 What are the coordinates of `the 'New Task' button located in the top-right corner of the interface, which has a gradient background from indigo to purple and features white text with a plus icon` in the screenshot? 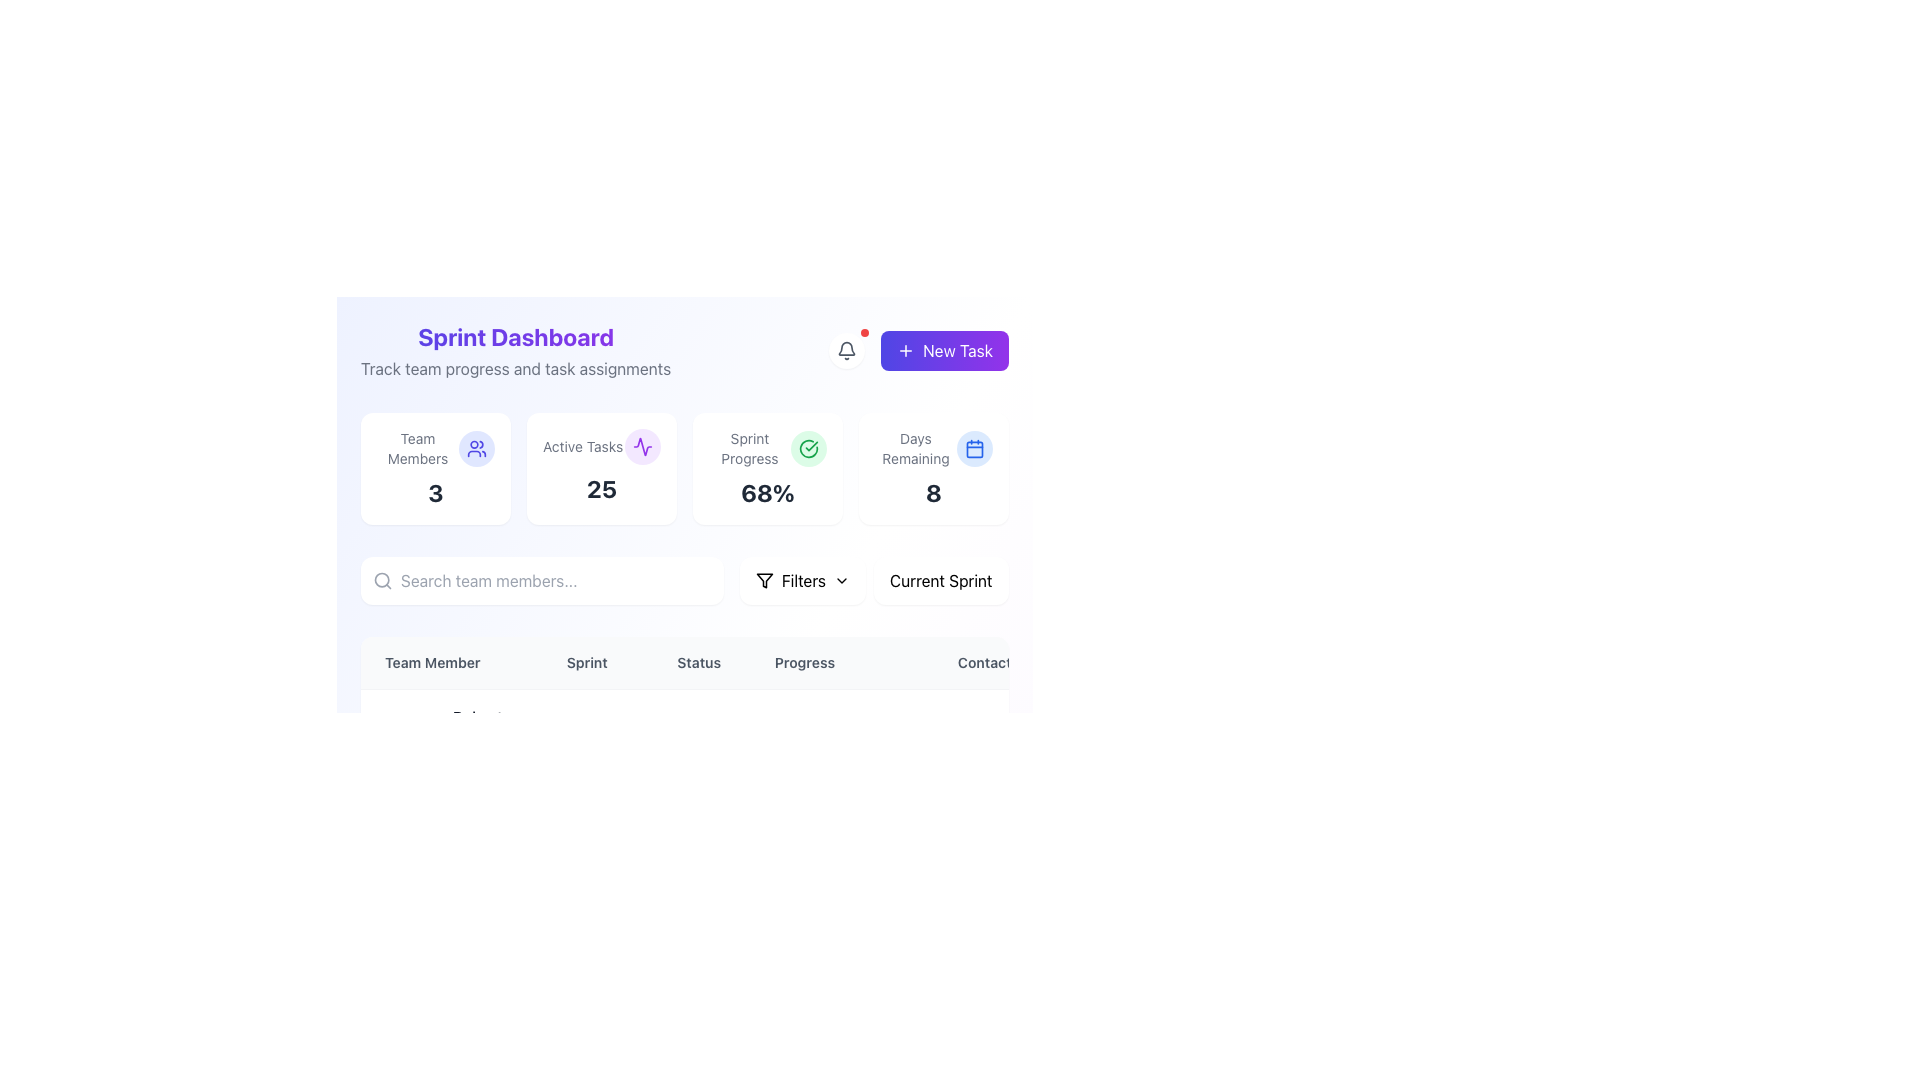 It's located at (944, 350).